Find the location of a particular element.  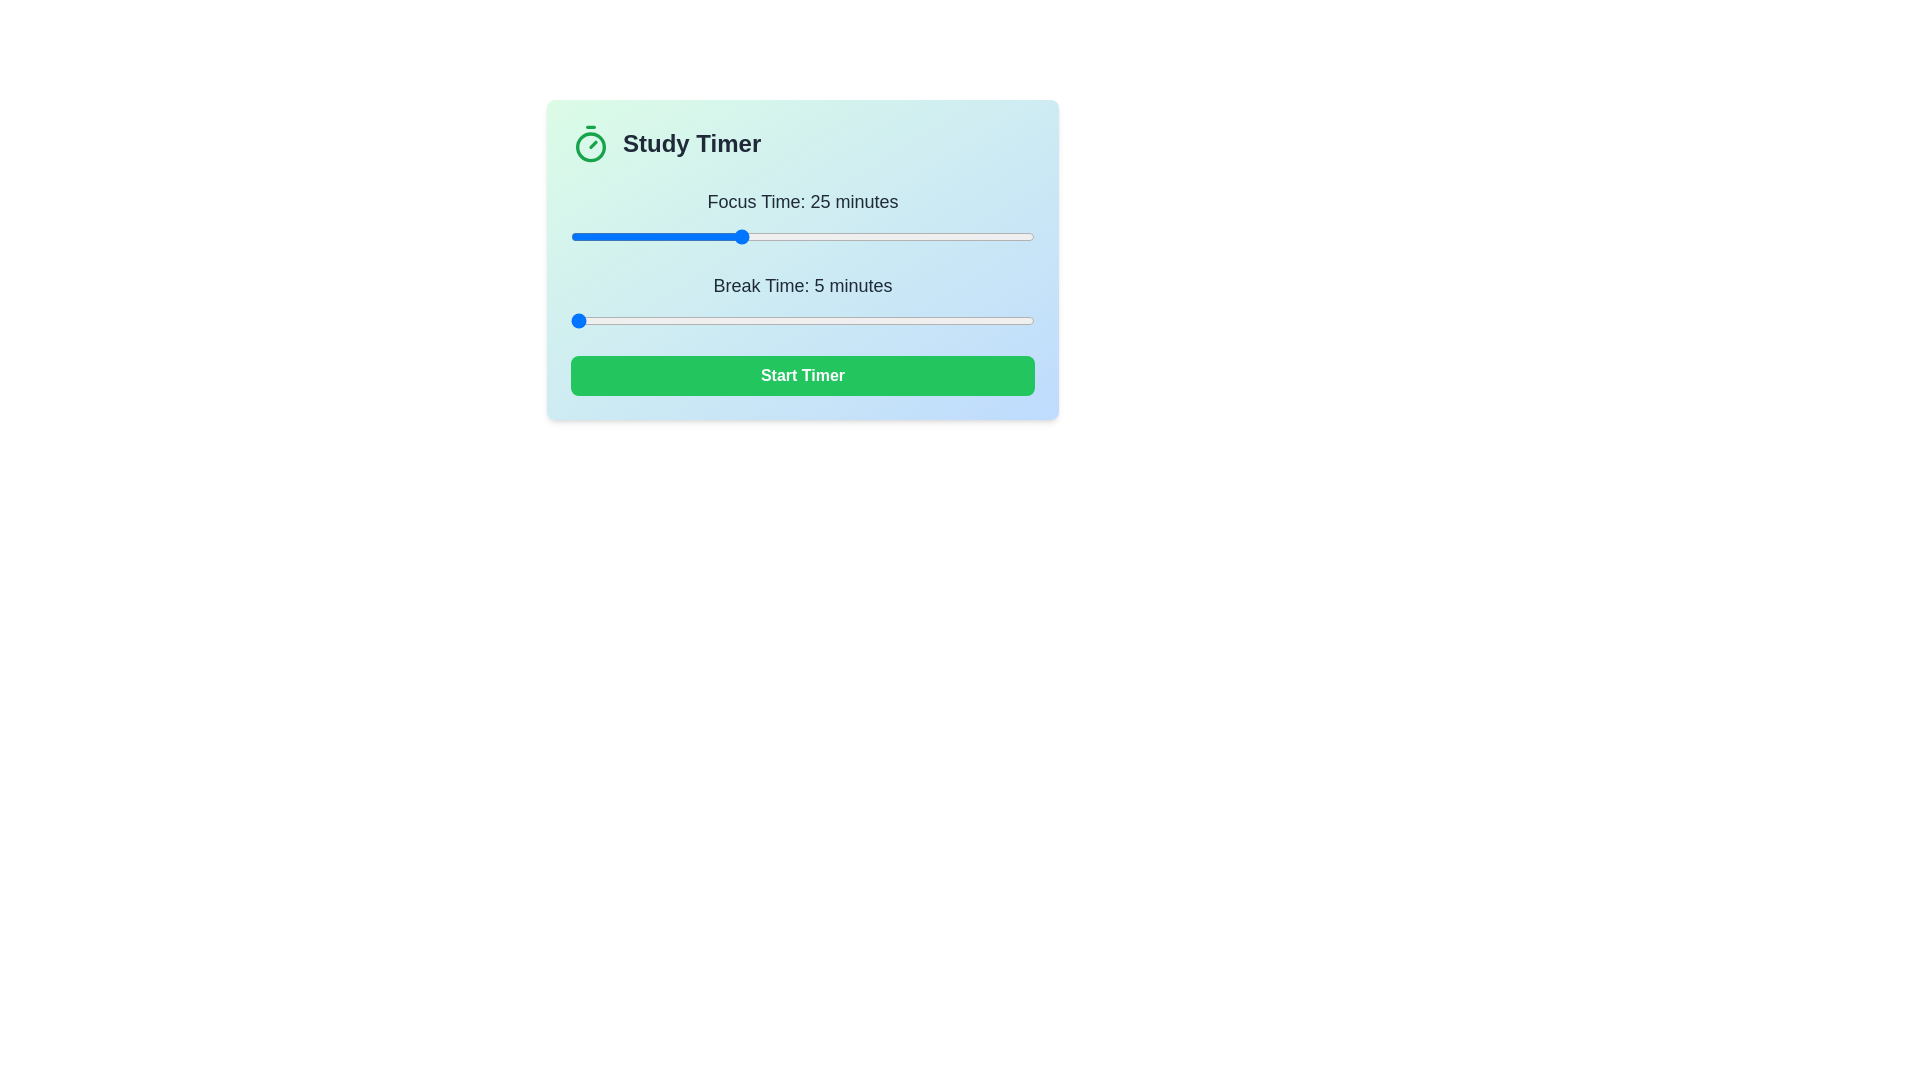

the focus time slider to set the duration to 46 minutes is located at coordinates (915, 235).